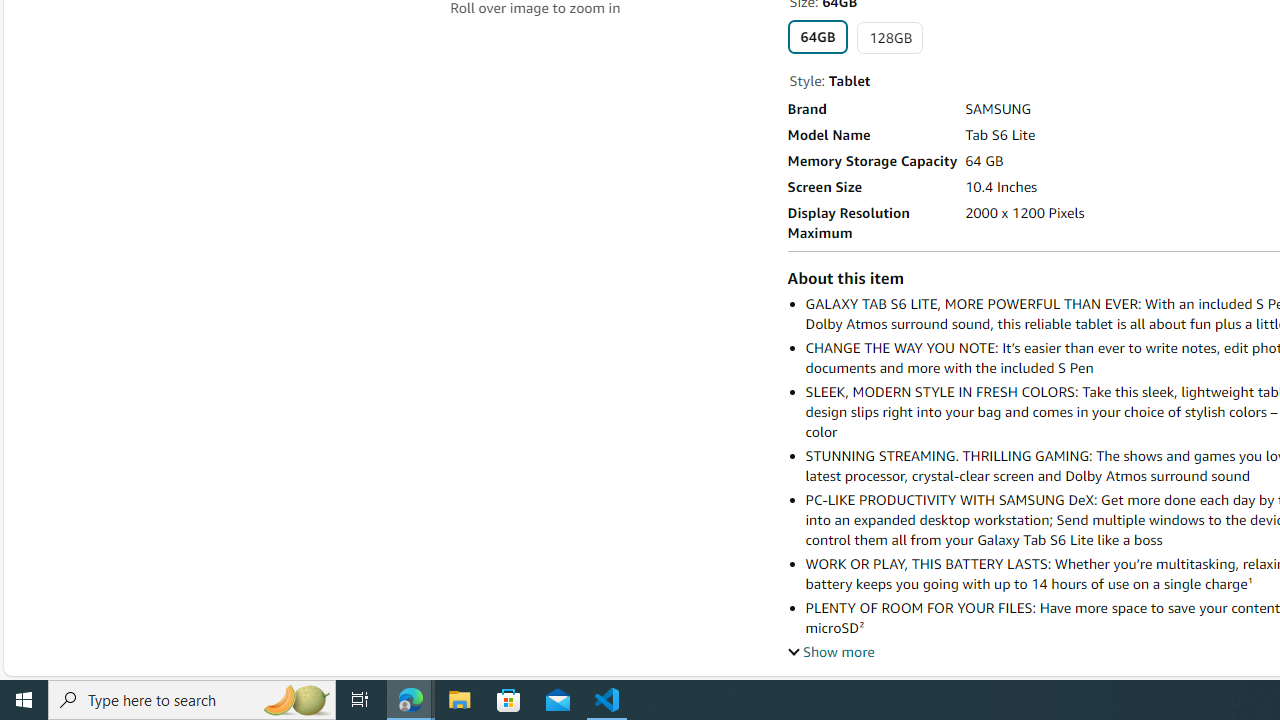  I want to click on '64GB', so click(817, 37).